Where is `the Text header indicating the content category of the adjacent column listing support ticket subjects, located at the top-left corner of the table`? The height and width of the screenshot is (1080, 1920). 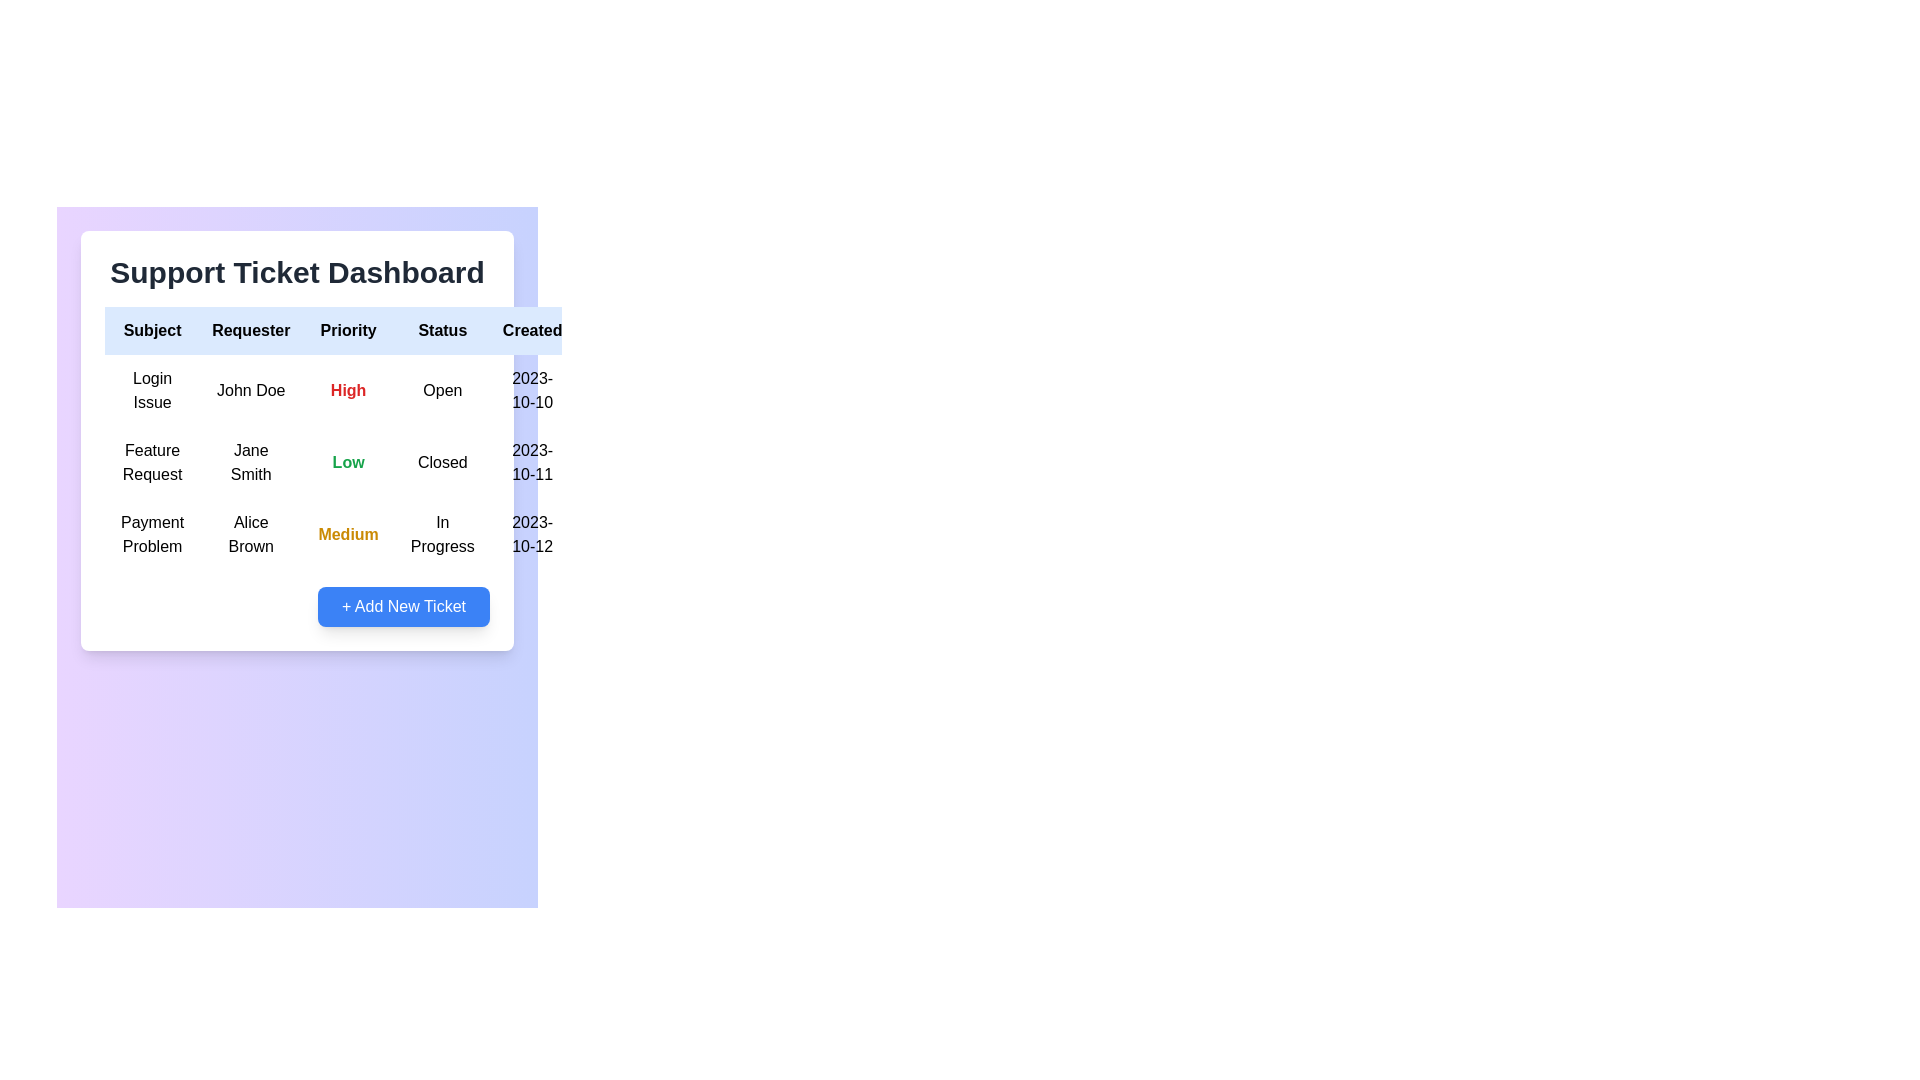 the Text header indicating the content category of the adjacent column listing support ticket subjects, located at the top-left corner of the table is located at coordinates (151, 330).